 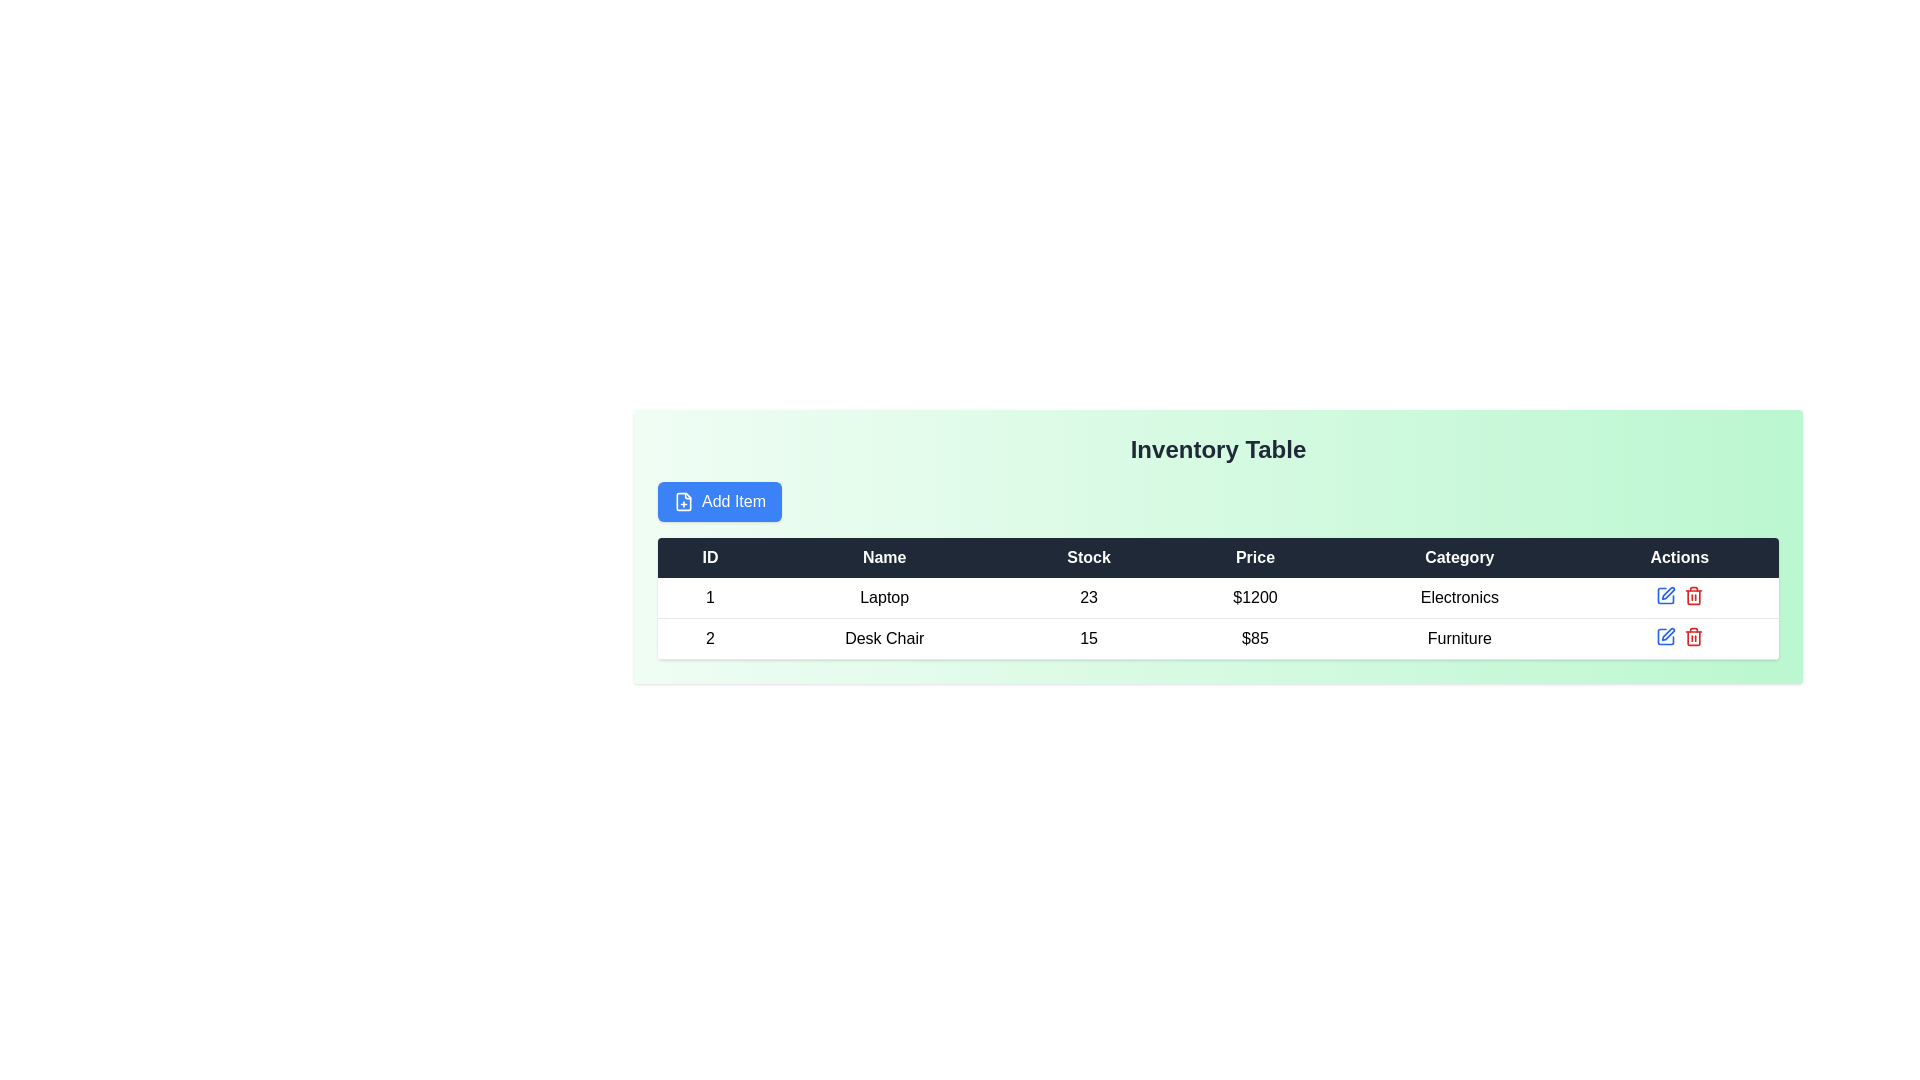 What do you see at coordinates (1088, 558) in the screenshot?
I see `text of the 'Stock' label, which is the third label in a header row of a table, displayed in white font on a dark background` at bounding box center [1088, 558].